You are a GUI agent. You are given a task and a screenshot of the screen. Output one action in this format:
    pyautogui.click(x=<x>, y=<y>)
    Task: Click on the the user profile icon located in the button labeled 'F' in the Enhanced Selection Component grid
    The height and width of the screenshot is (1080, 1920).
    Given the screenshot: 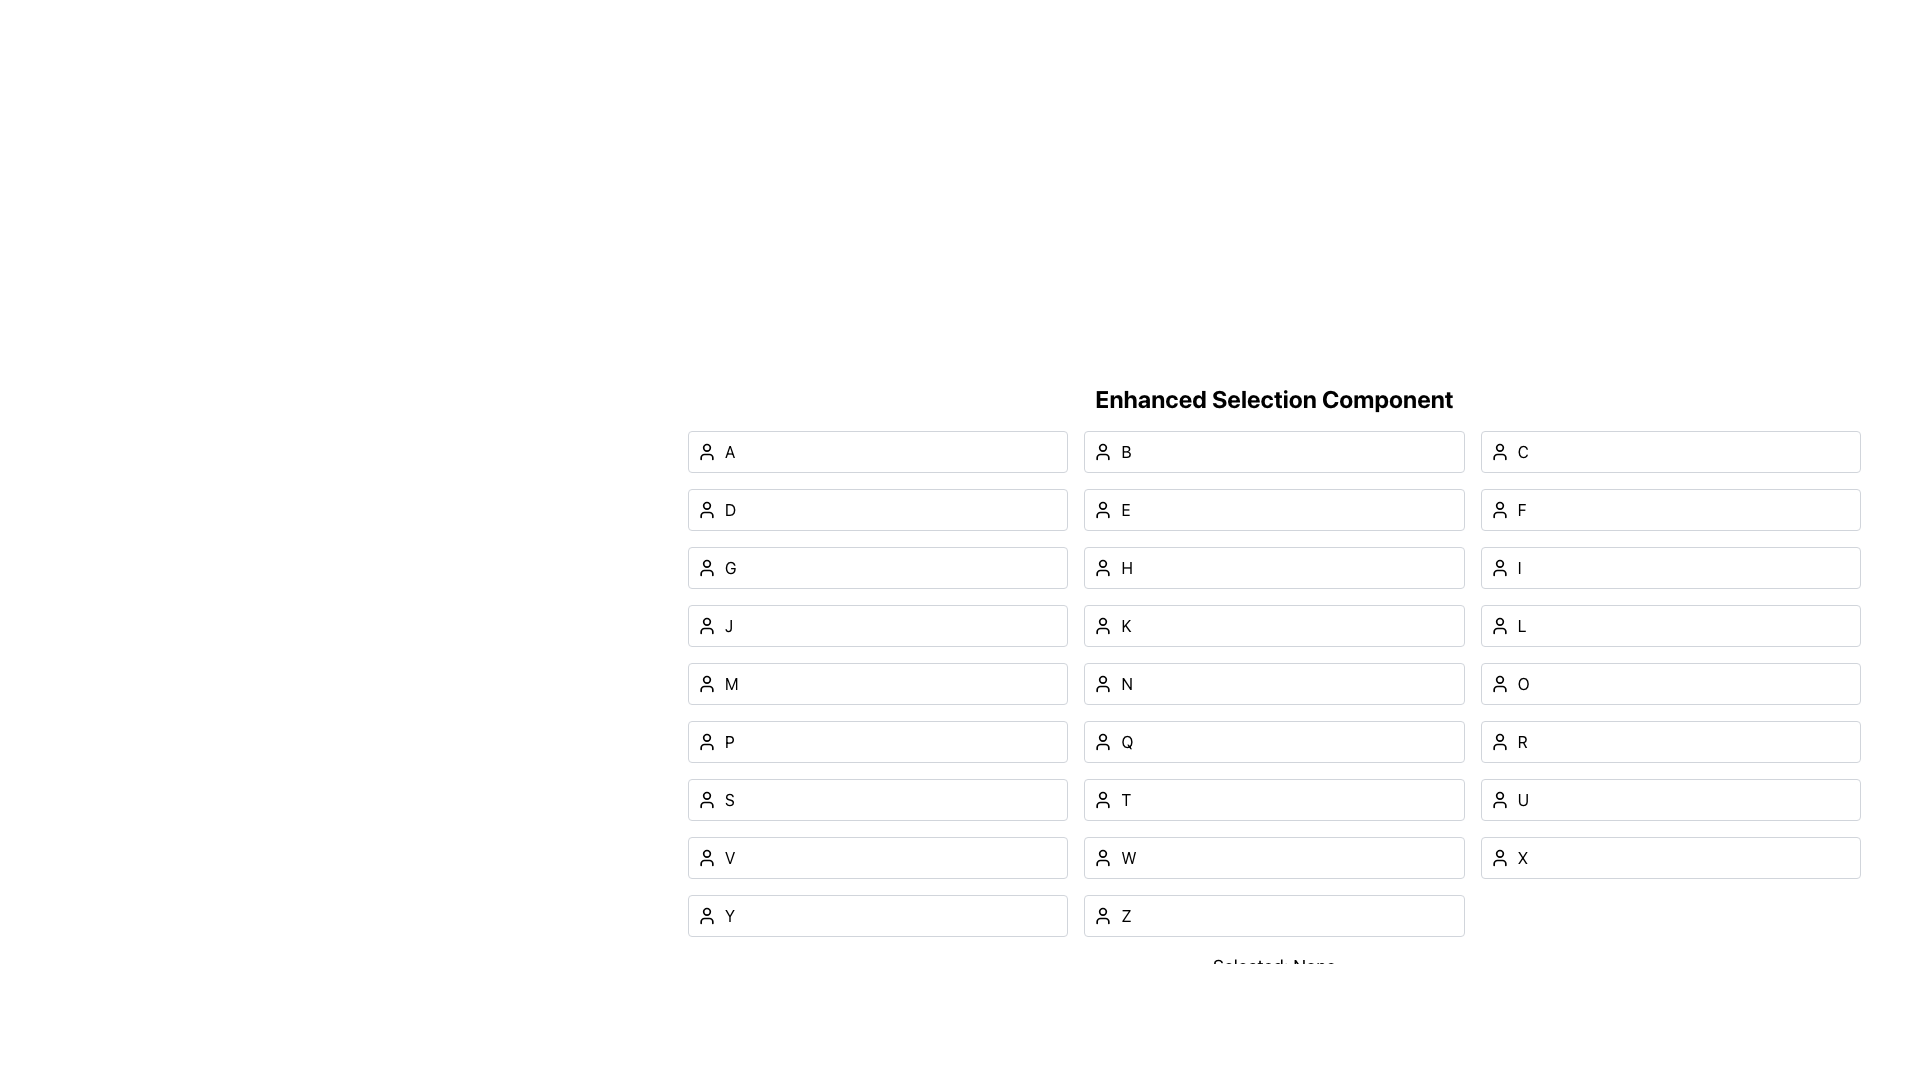 What is the action you would take?
    pyautogui.click(x=1498, y=508)
    